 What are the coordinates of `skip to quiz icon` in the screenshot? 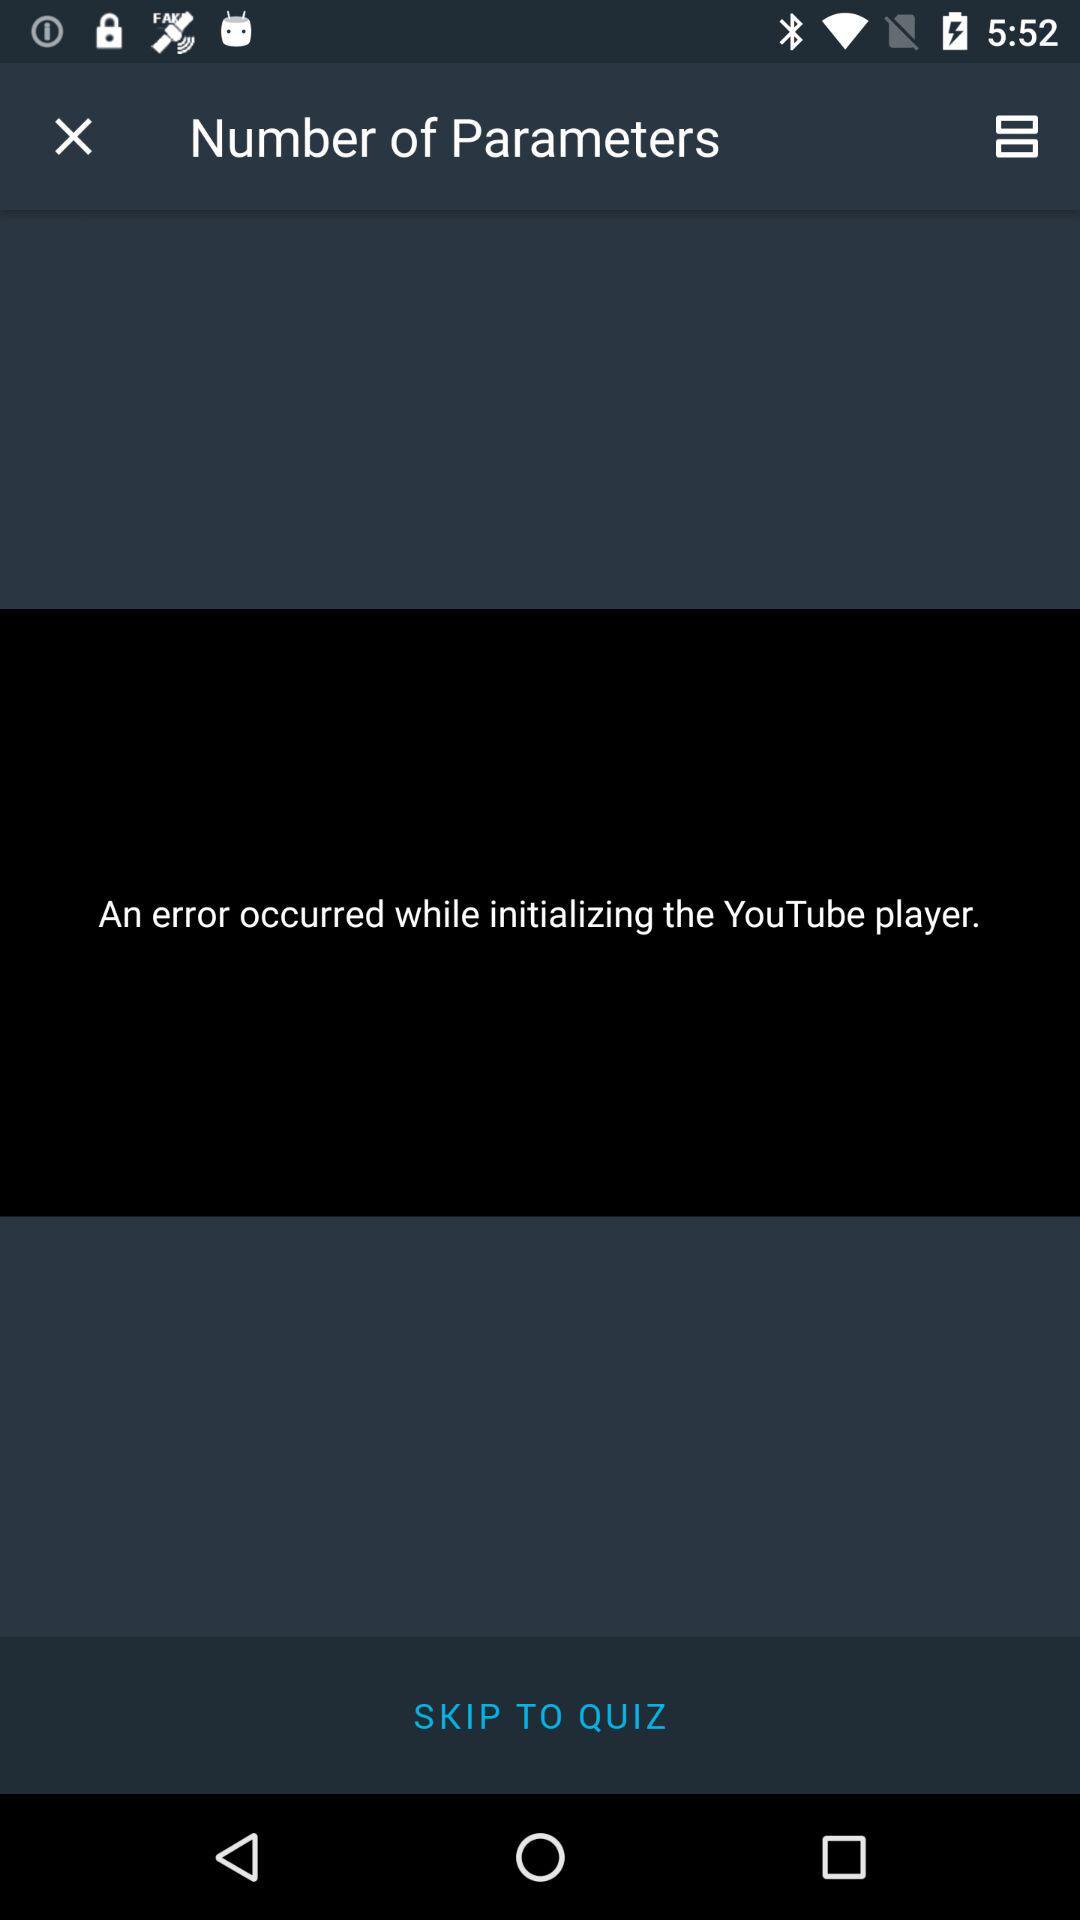 It's located at (540, 1714).